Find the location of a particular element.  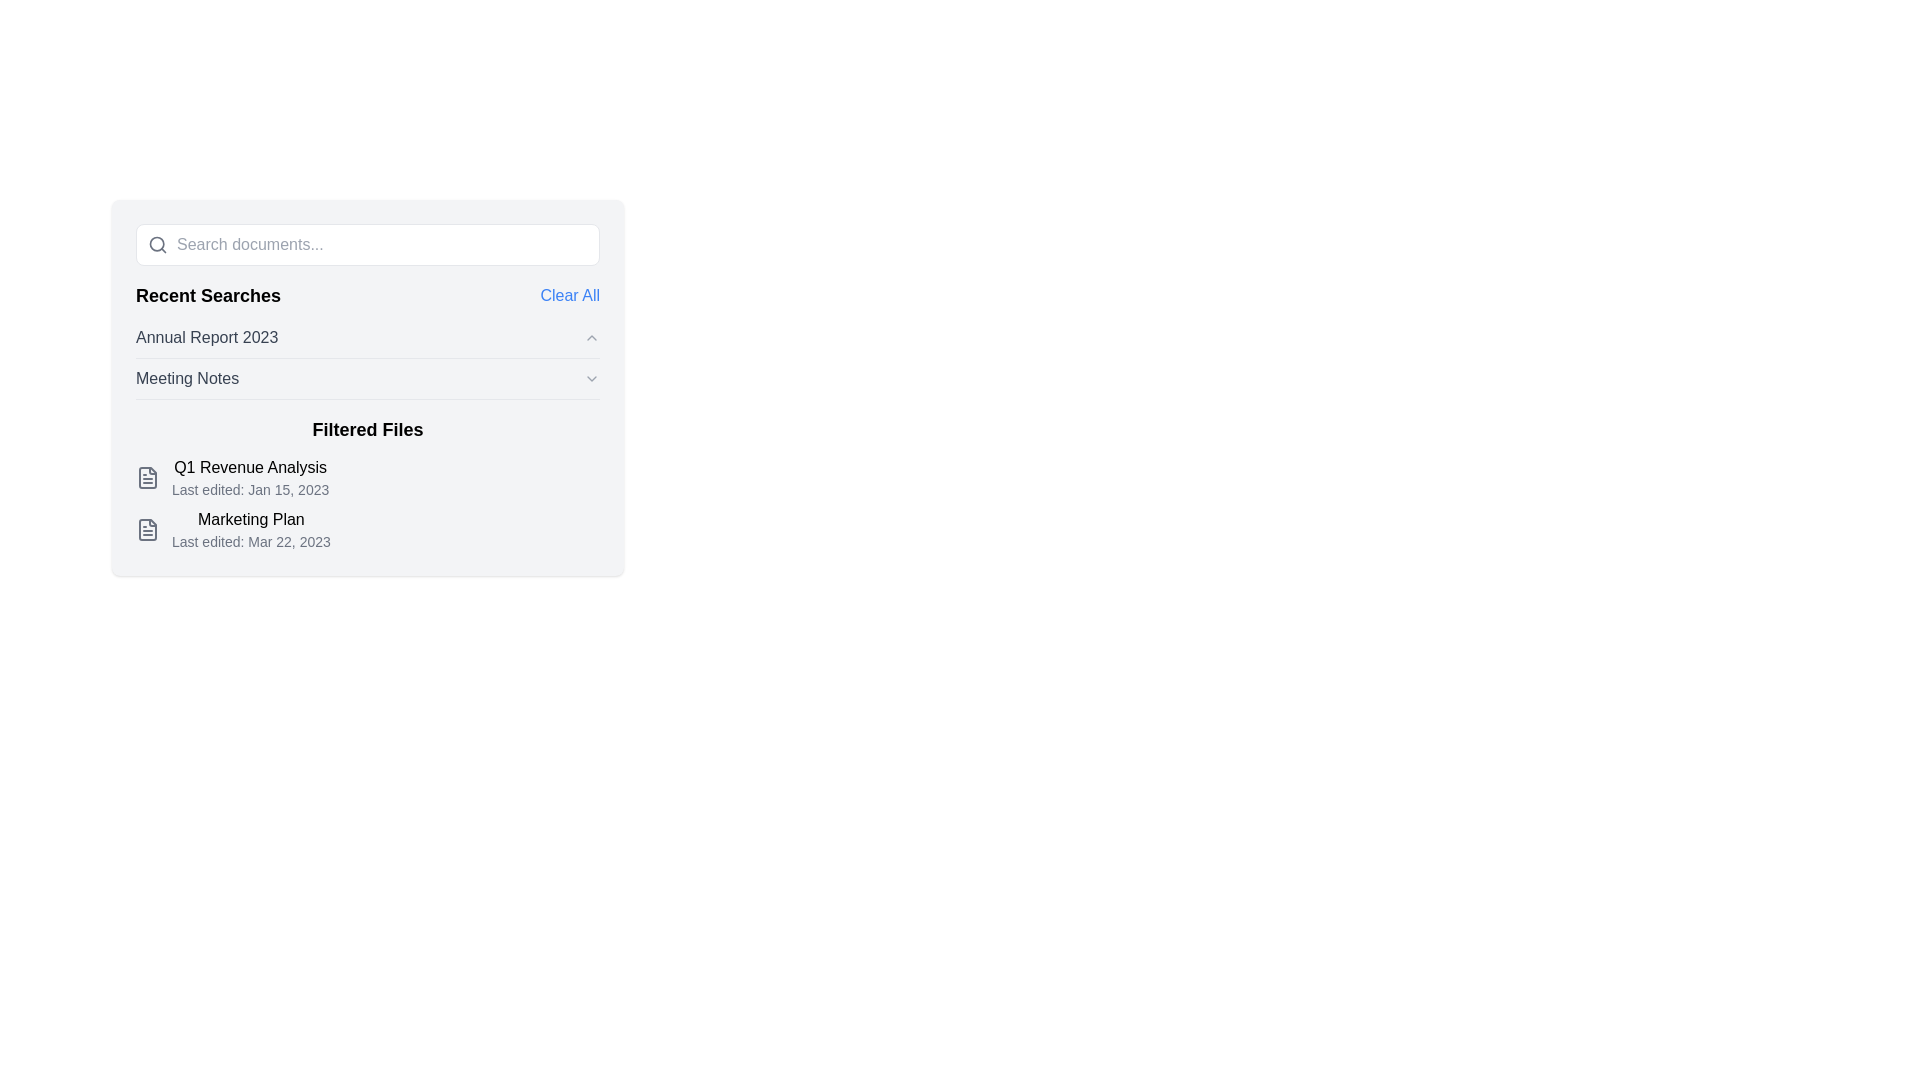

the metadata of the 'Marketing Plan' entry in the 'Filtered Files' section is located at coordinates (250, 528).